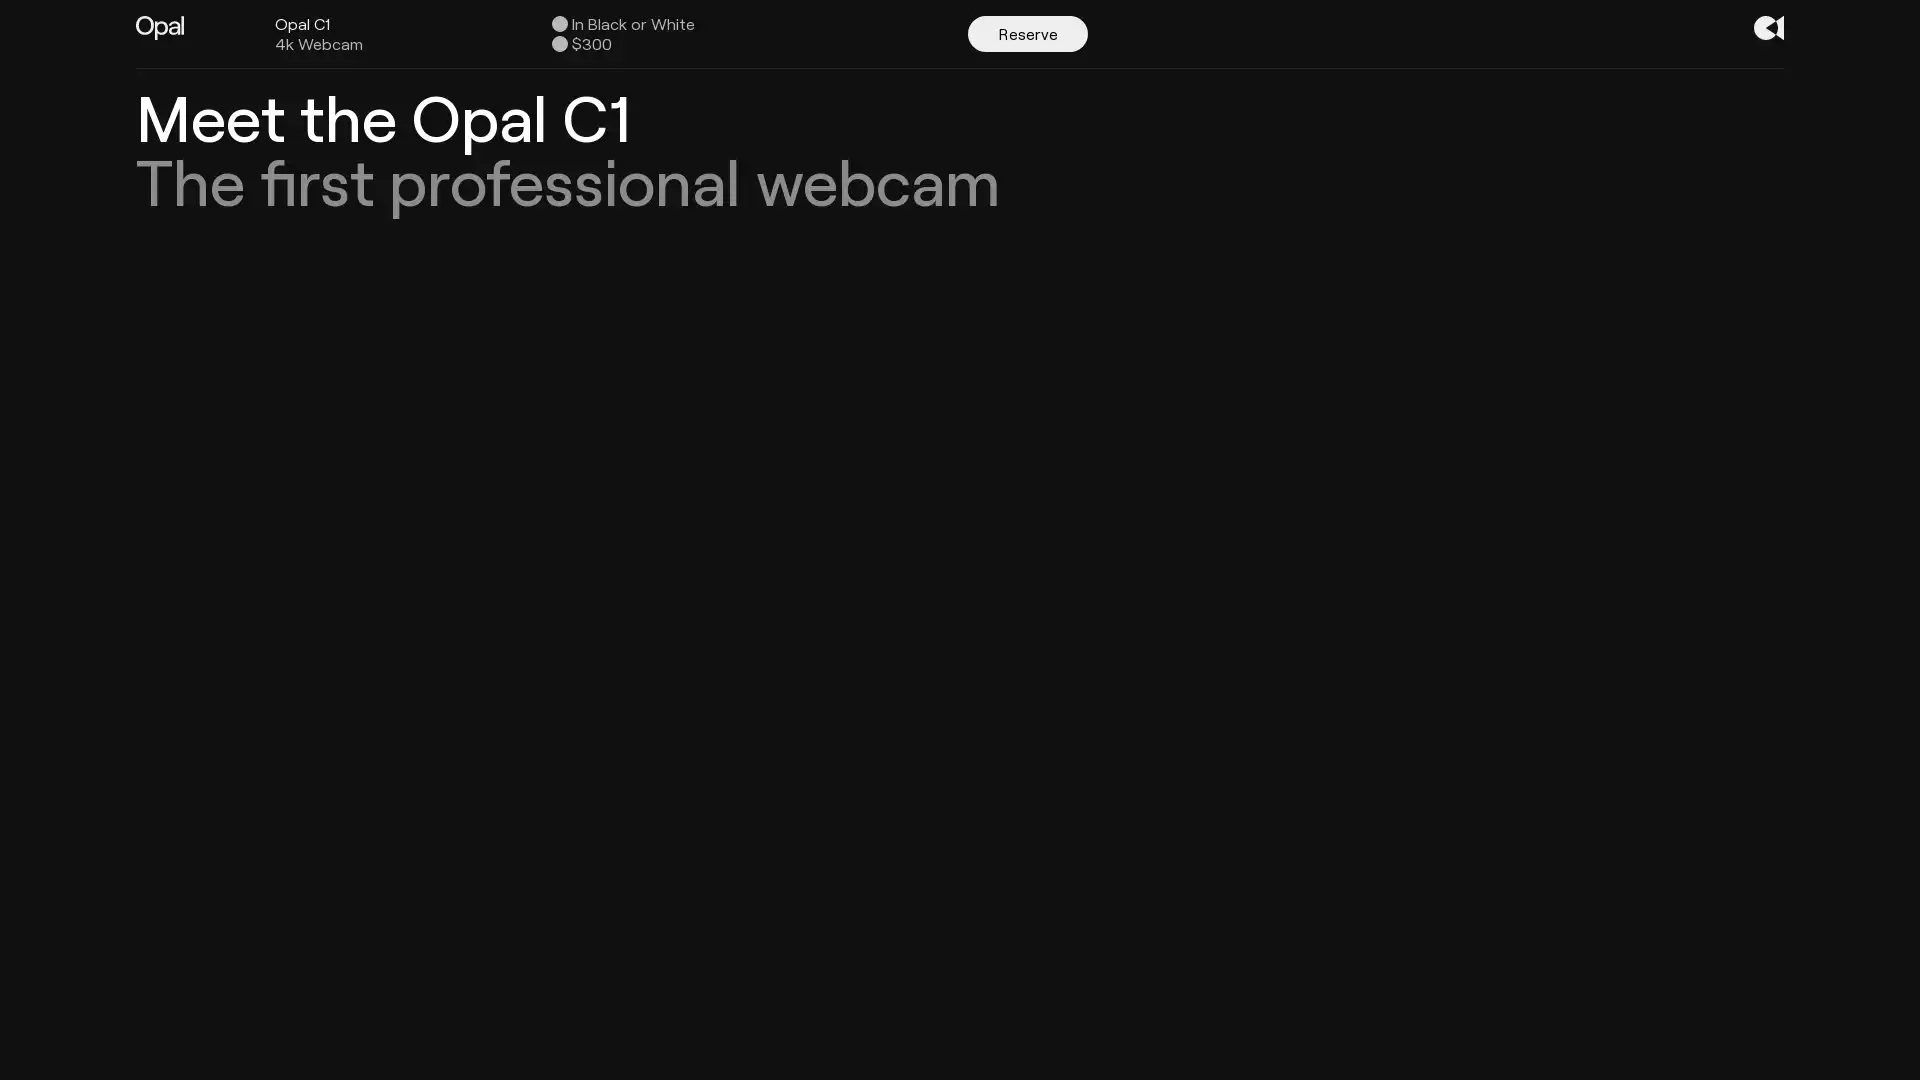 Image resolution: width=1920 pixels, height=1080 pixels. What do you see at coordinates (1027, 34) in the screenshot?
I see `Reserve` at bounding box center [1027, 34].